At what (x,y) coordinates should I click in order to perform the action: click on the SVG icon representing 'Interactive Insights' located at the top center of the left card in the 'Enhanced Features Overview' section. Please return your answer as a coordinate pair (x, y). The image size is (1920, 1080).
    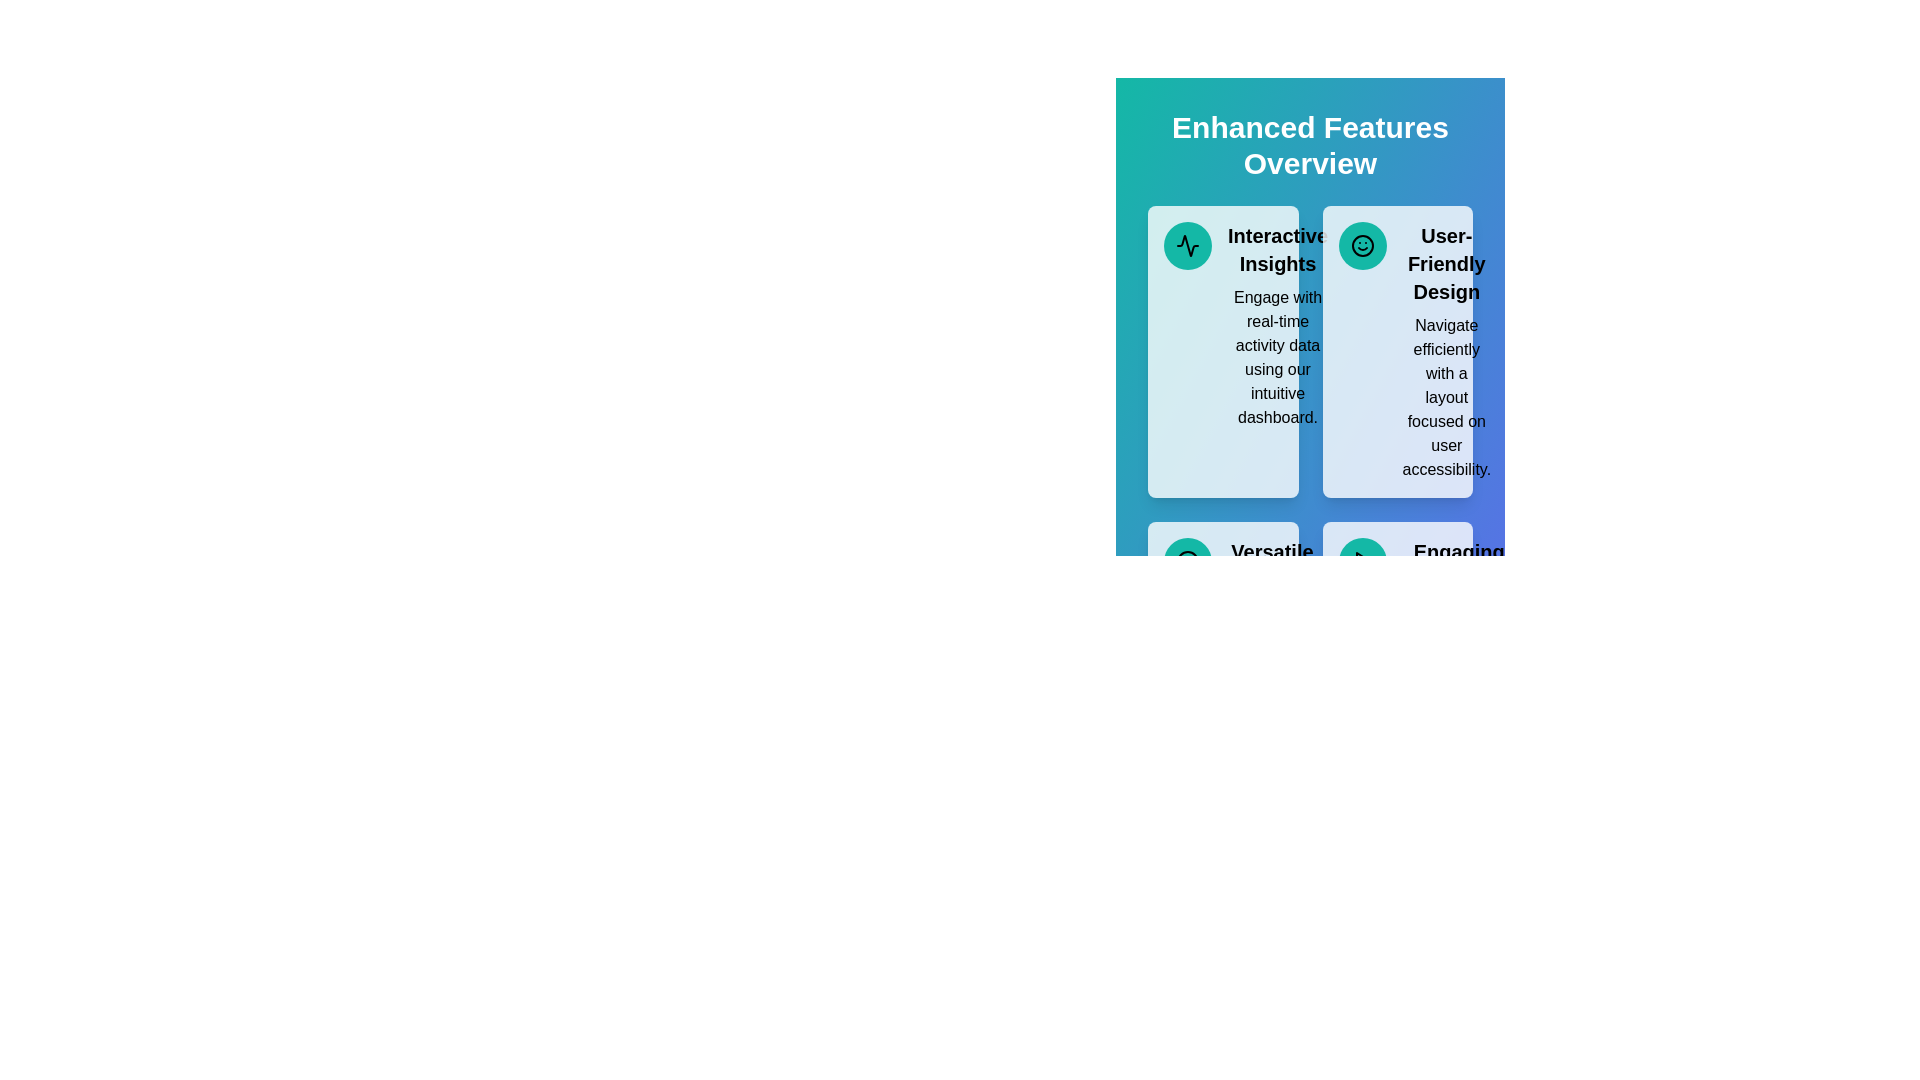
    Looking at the image, I should click on (1188, 245).